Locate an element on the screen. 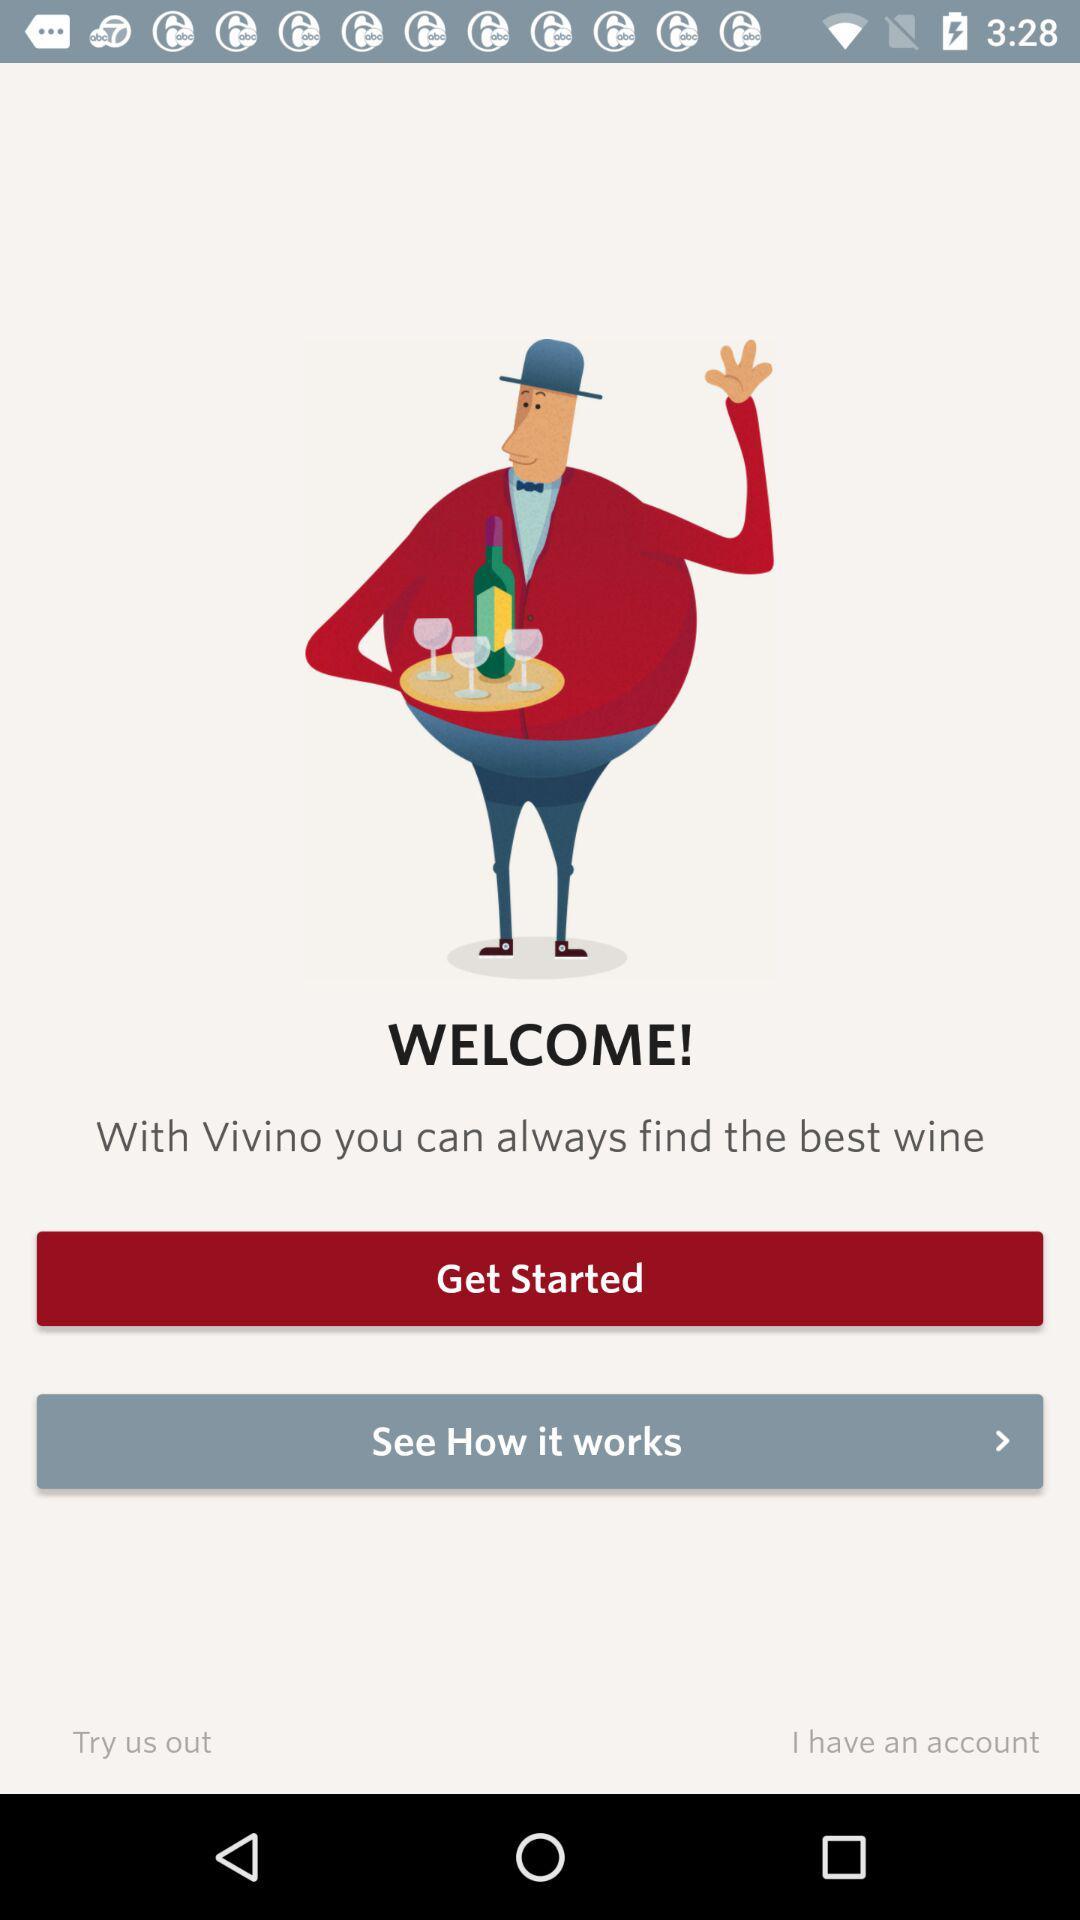  item below get started item is located at coordinates (540, 1441).